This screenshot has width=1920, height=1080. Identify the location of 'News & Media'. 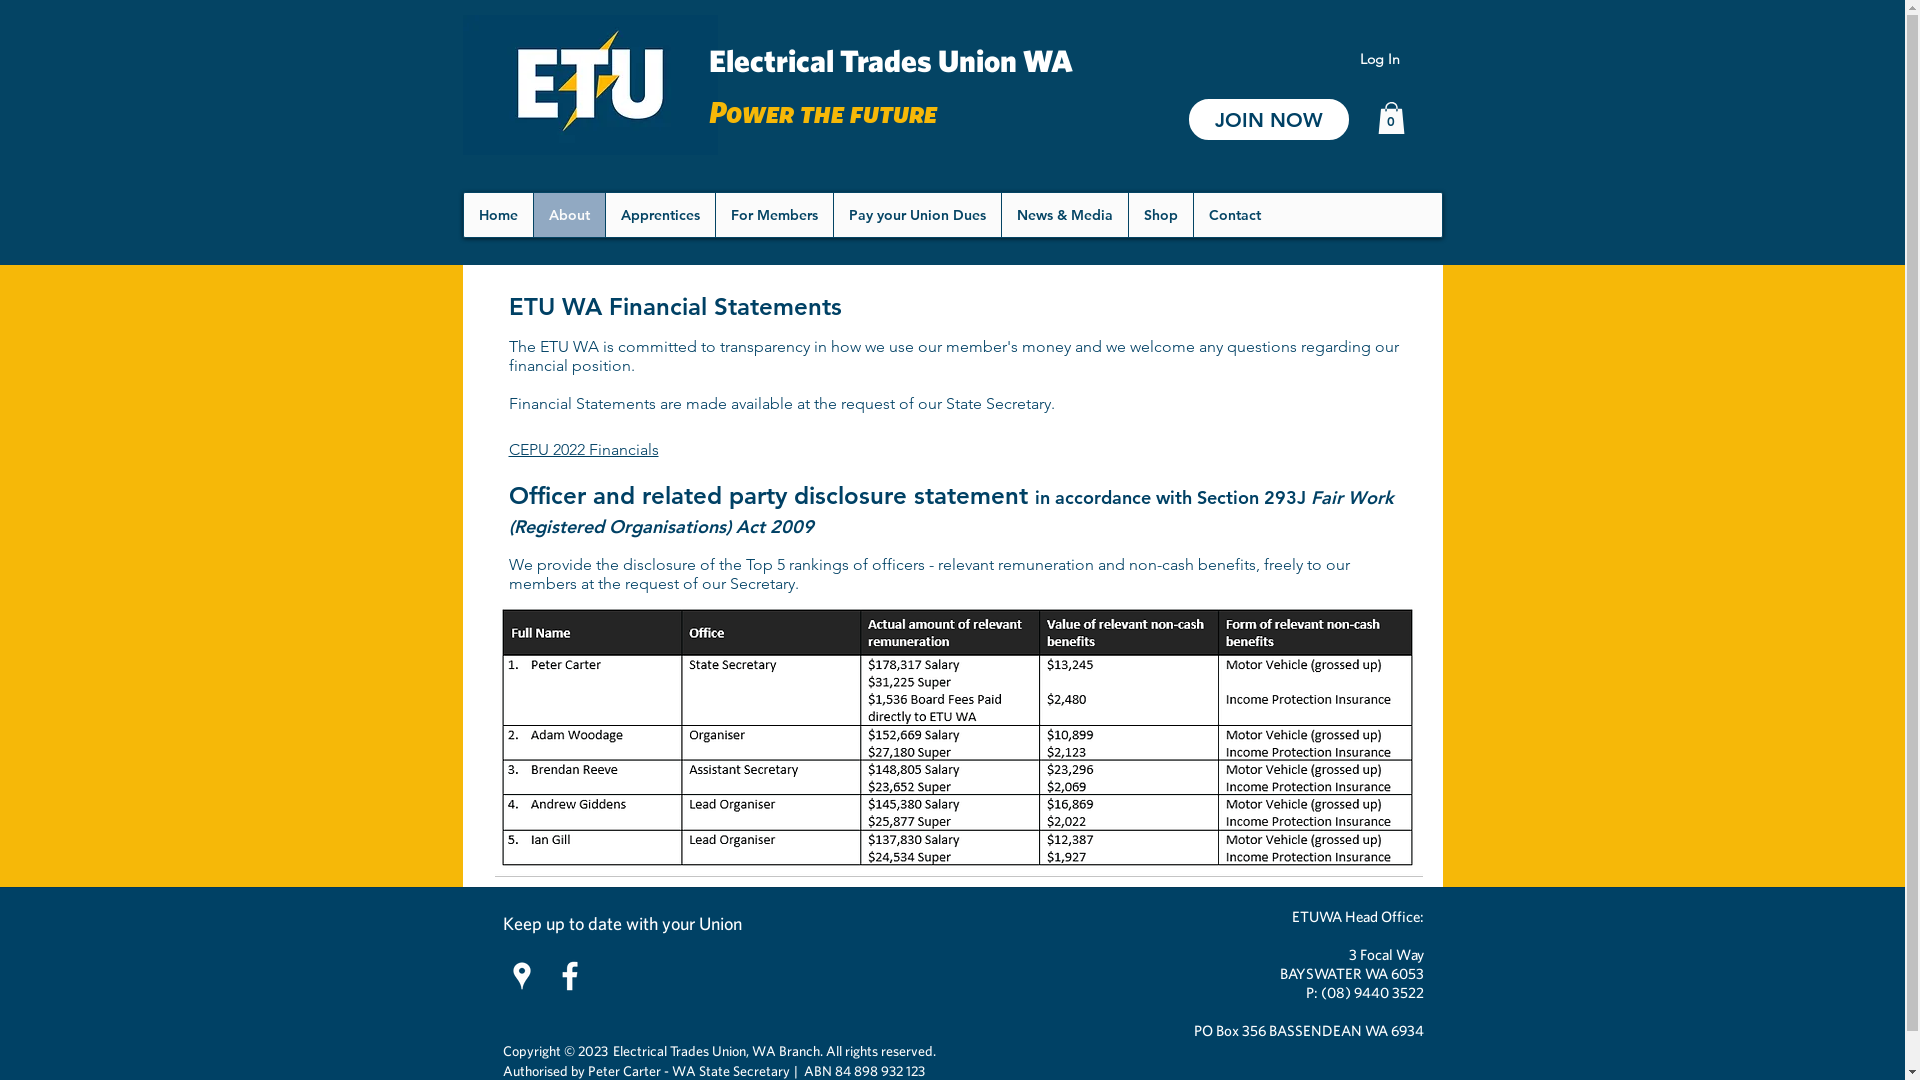
(1062, 215).